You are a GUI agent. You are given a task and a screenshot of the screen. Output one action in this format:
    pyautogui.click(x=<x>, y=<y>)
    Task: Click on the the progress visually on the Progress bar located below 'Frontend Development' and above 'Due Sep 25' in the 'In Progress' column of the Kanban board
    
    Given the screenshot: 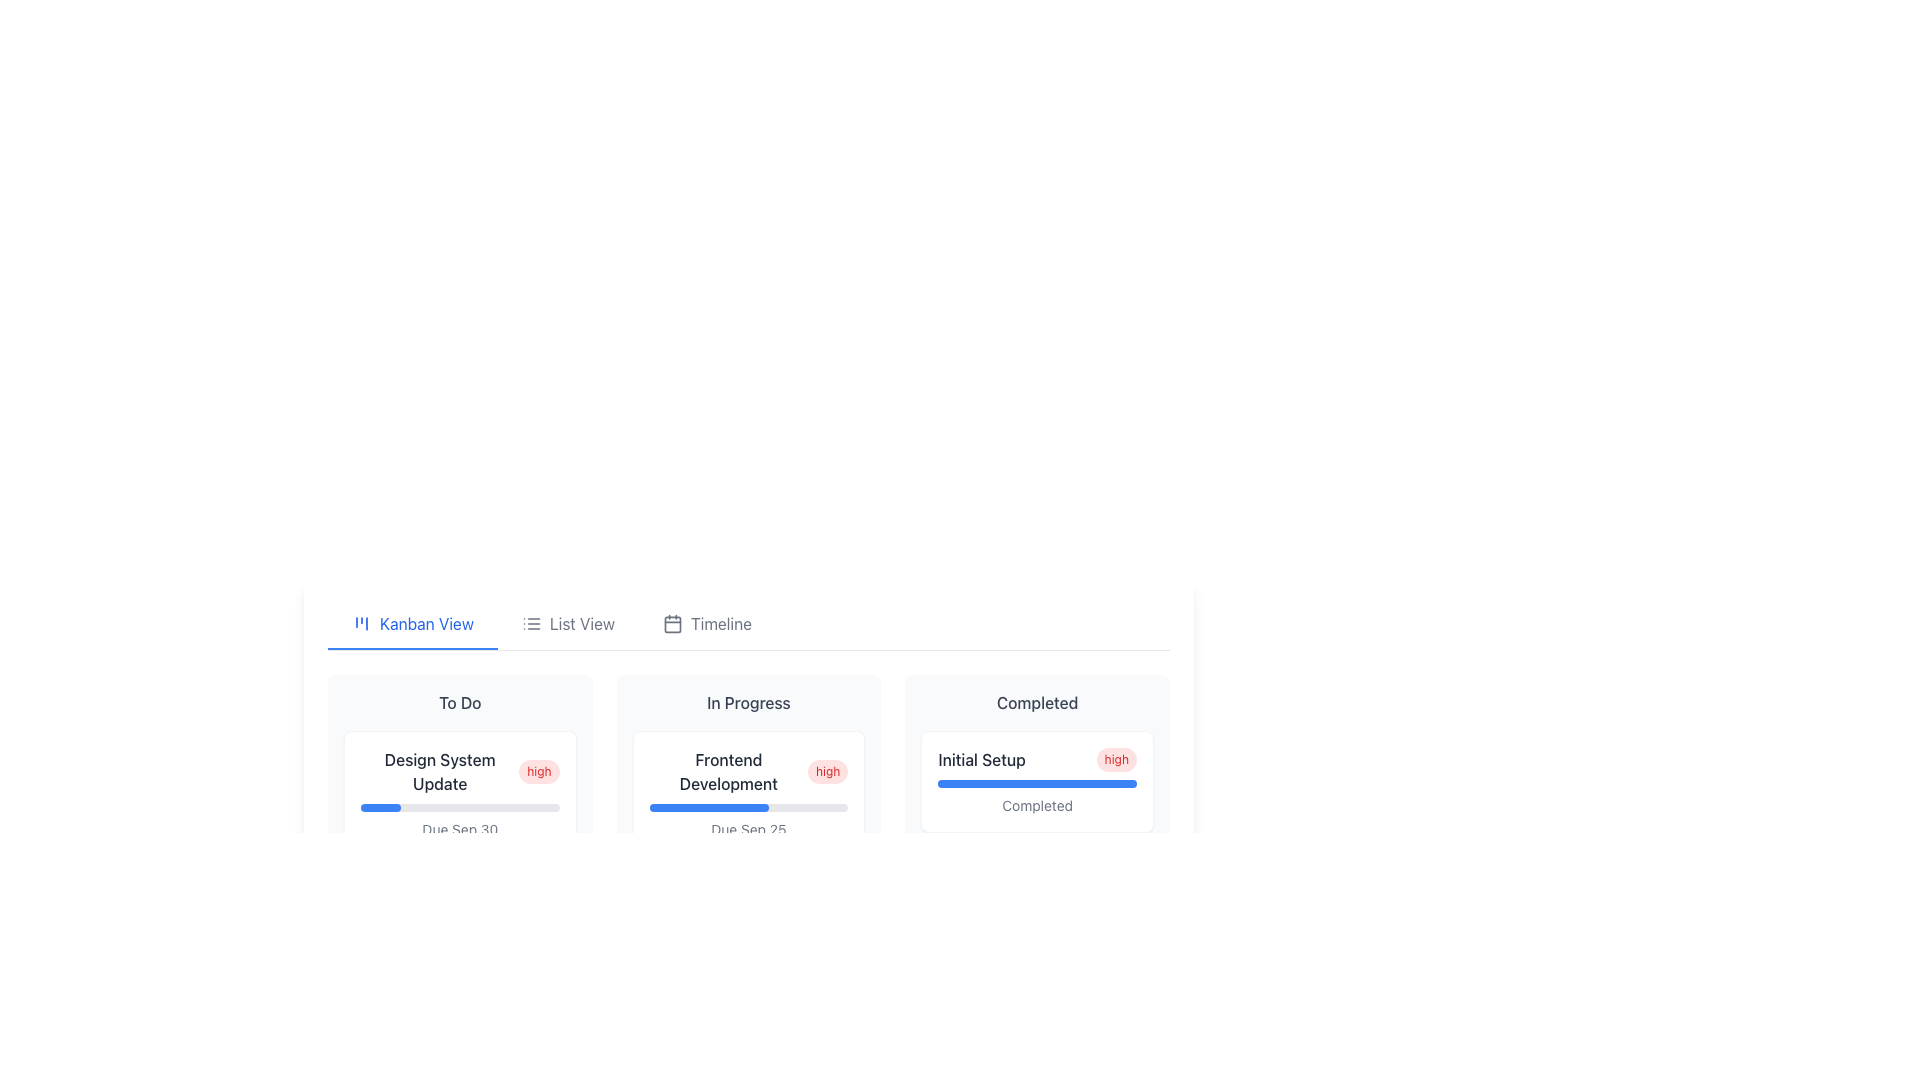 What is the action you would take?
    pyautogui.click(x=747, y=806)
    